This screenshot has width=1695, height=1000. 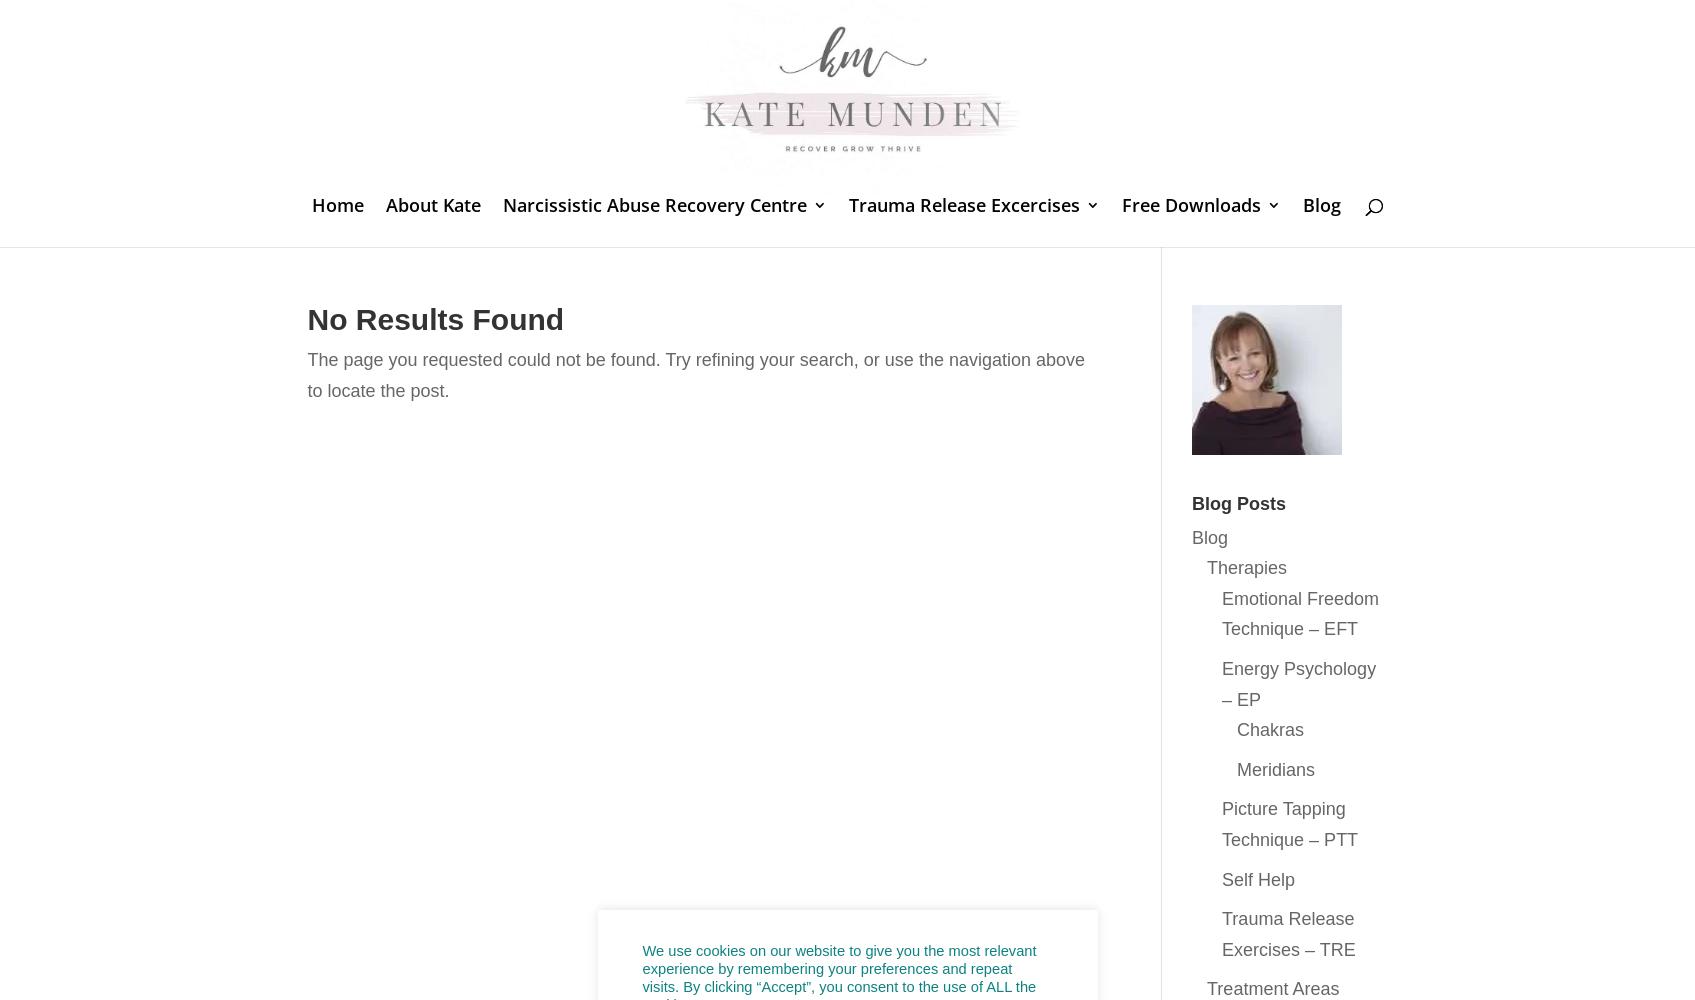 I want to click on 'Narcissistic Abuse Recovery Centre', so click(x=654, y=204).